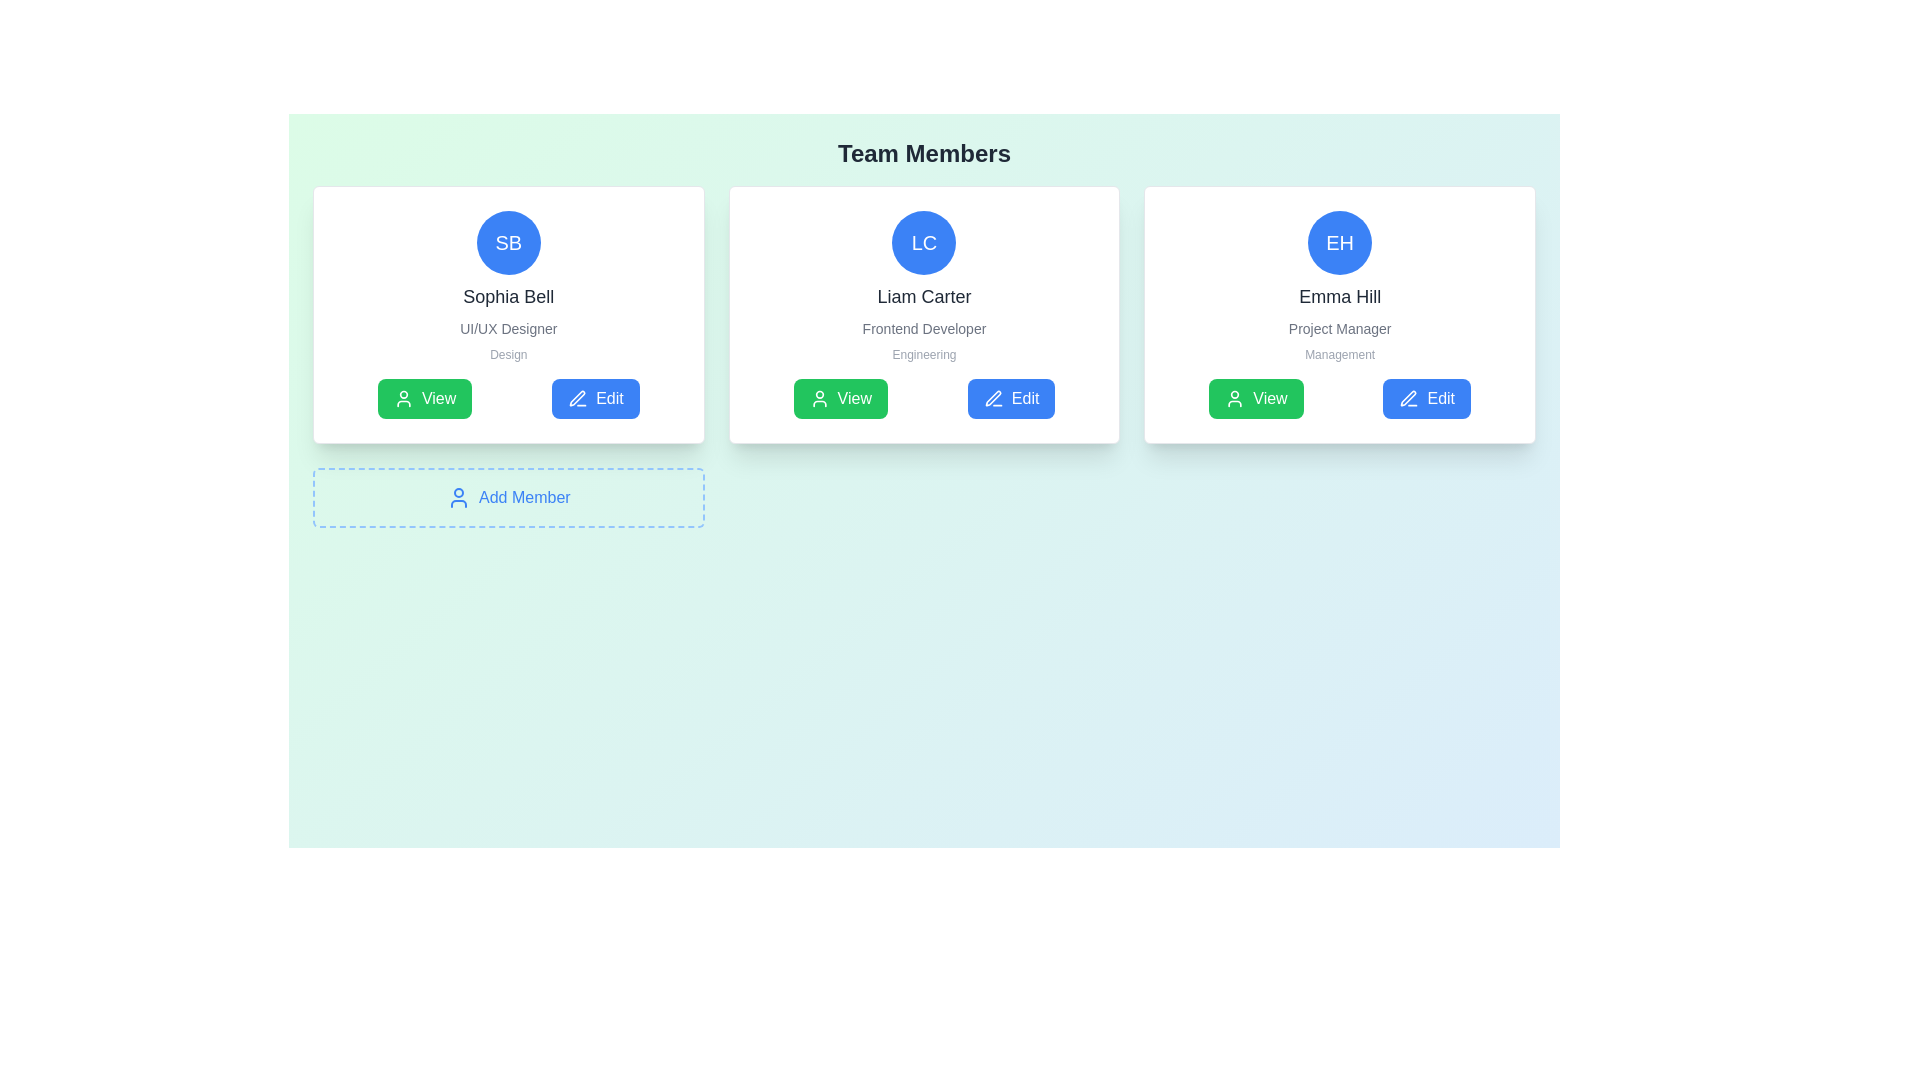  What do you see at coordinates (1234, 398) in the screenshot?
I see `the green 'View' button for 'Emma Hill', which contains the icon on its left side` at bounding box center [1234, 398].